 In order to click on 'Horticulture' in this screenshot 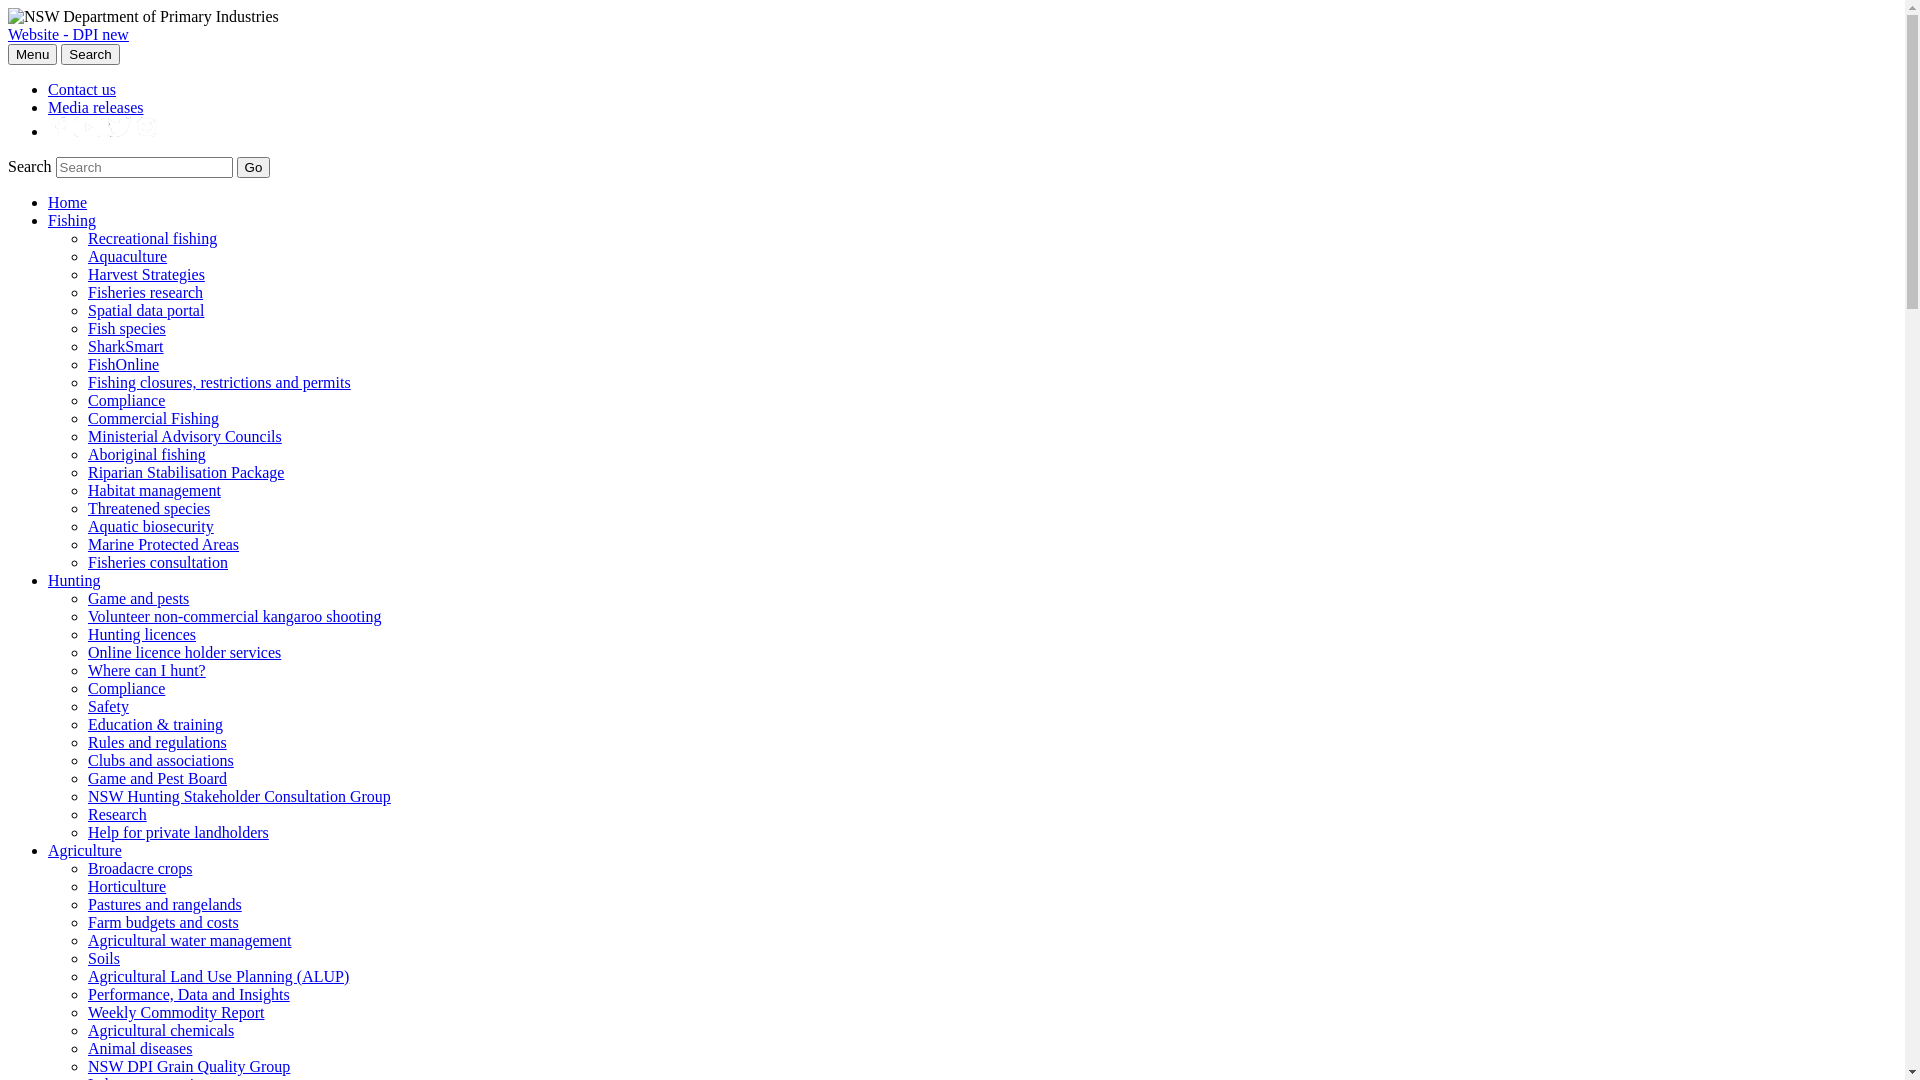, I will do `click(125, 885)`.